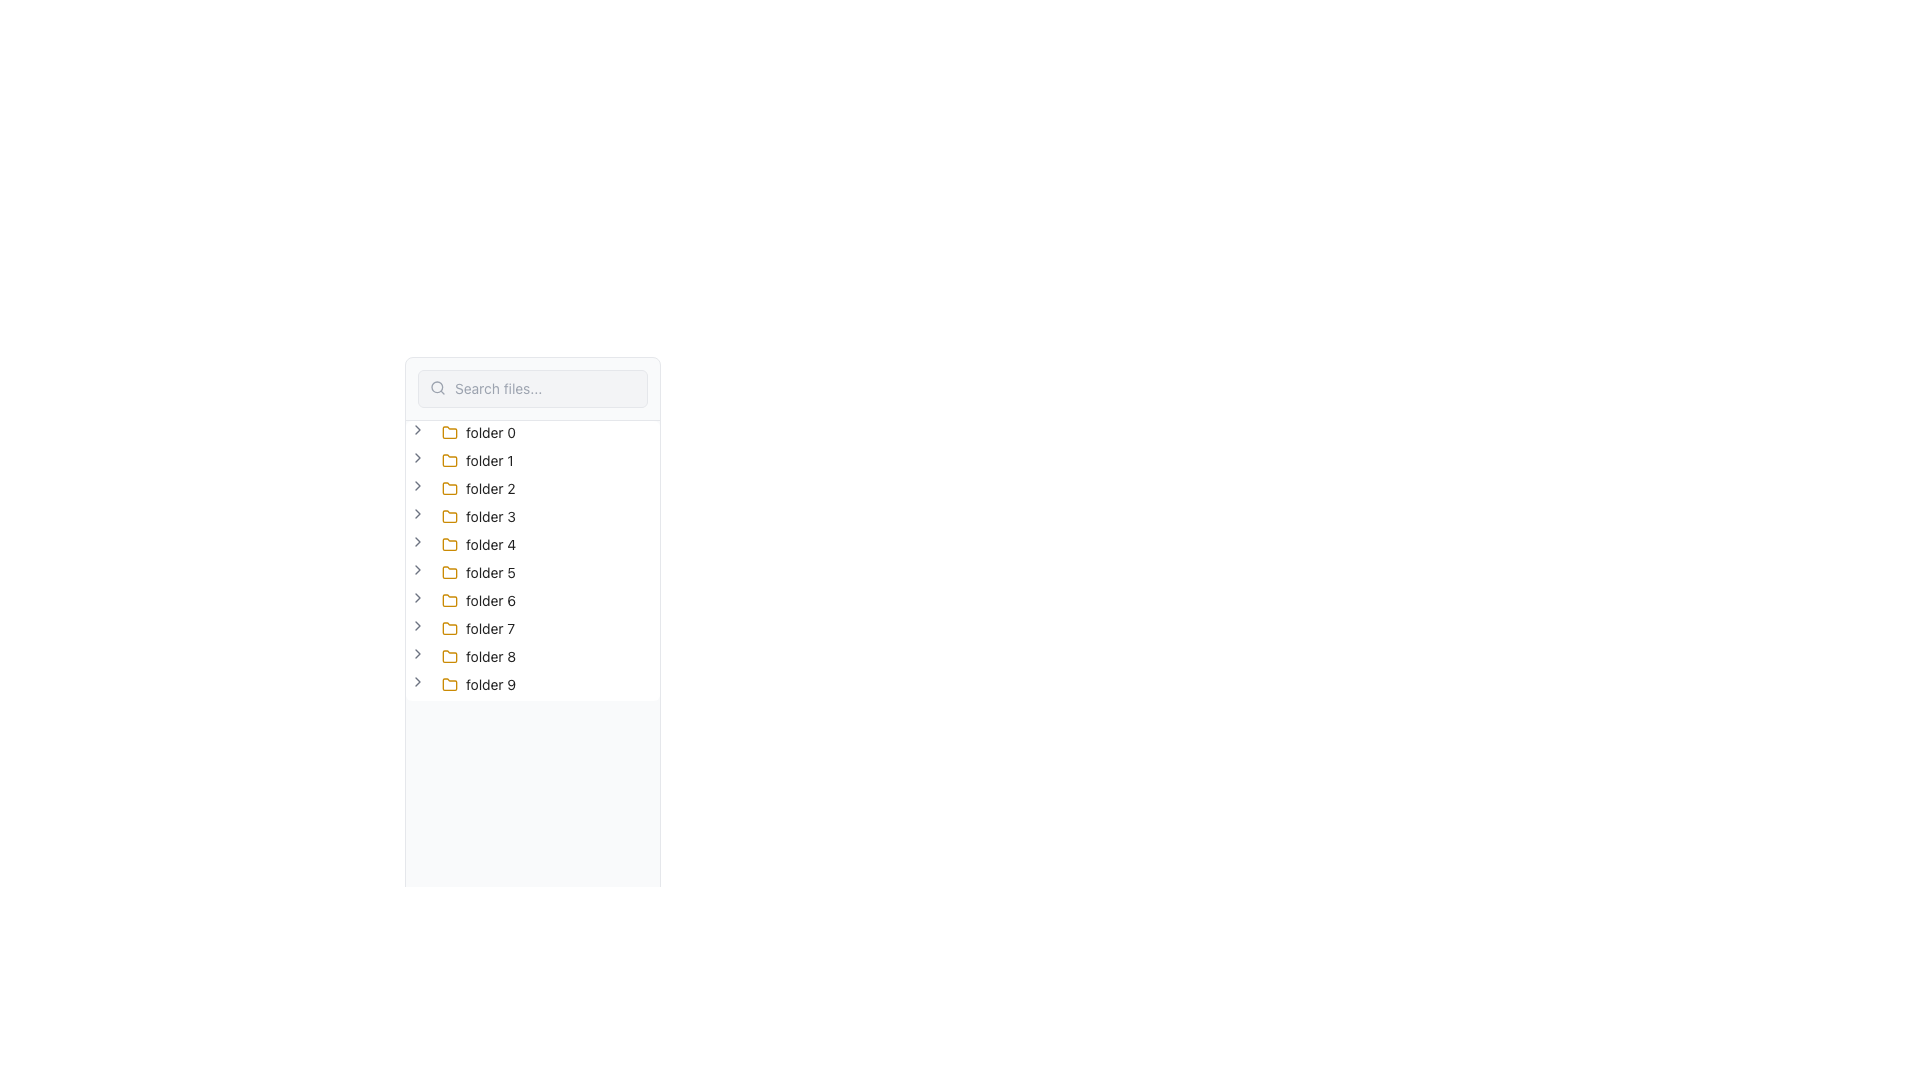 The width and height of the screenshot is (1920, 1080). What do you see at coordinates (478, 656) in the screenshot?
I see `the 'folder 8' tree node` at bounding box center [478, 656].